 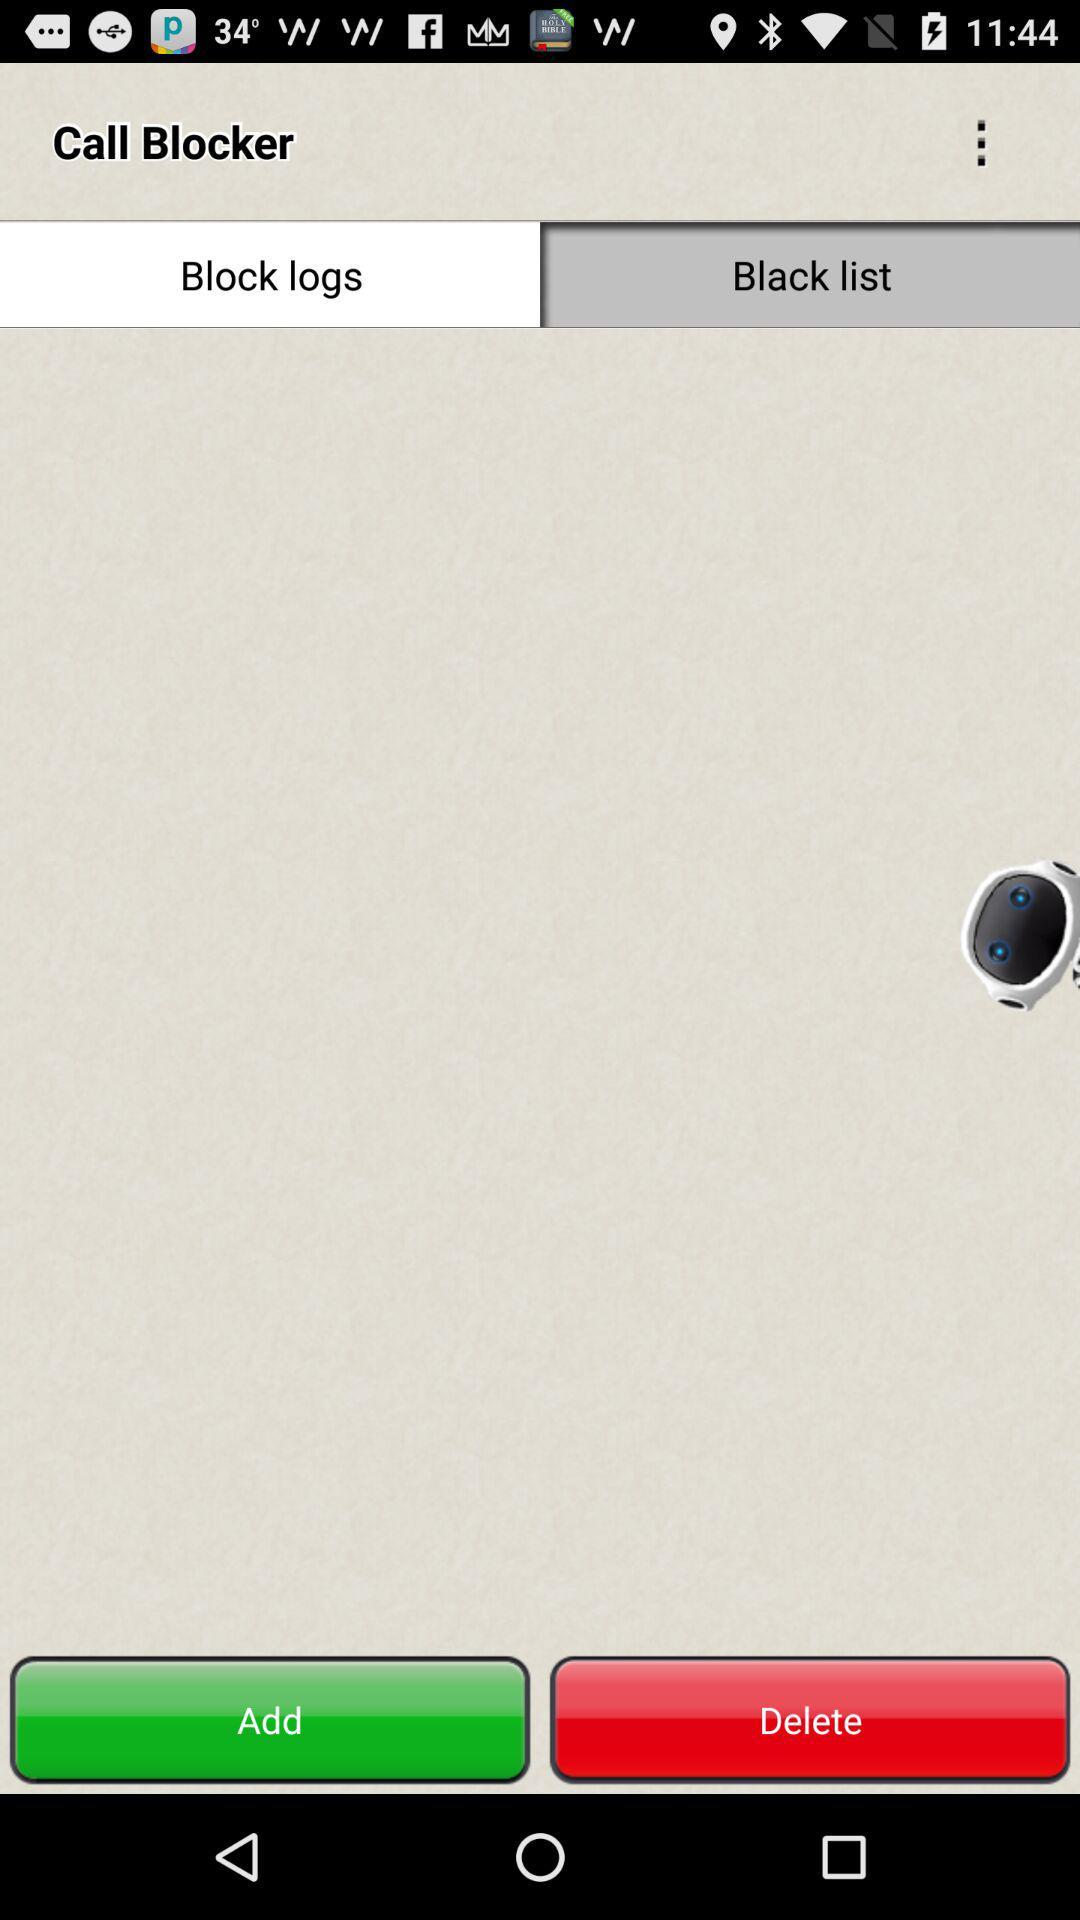 I want to click on block logs, so click(x=270, y=273).